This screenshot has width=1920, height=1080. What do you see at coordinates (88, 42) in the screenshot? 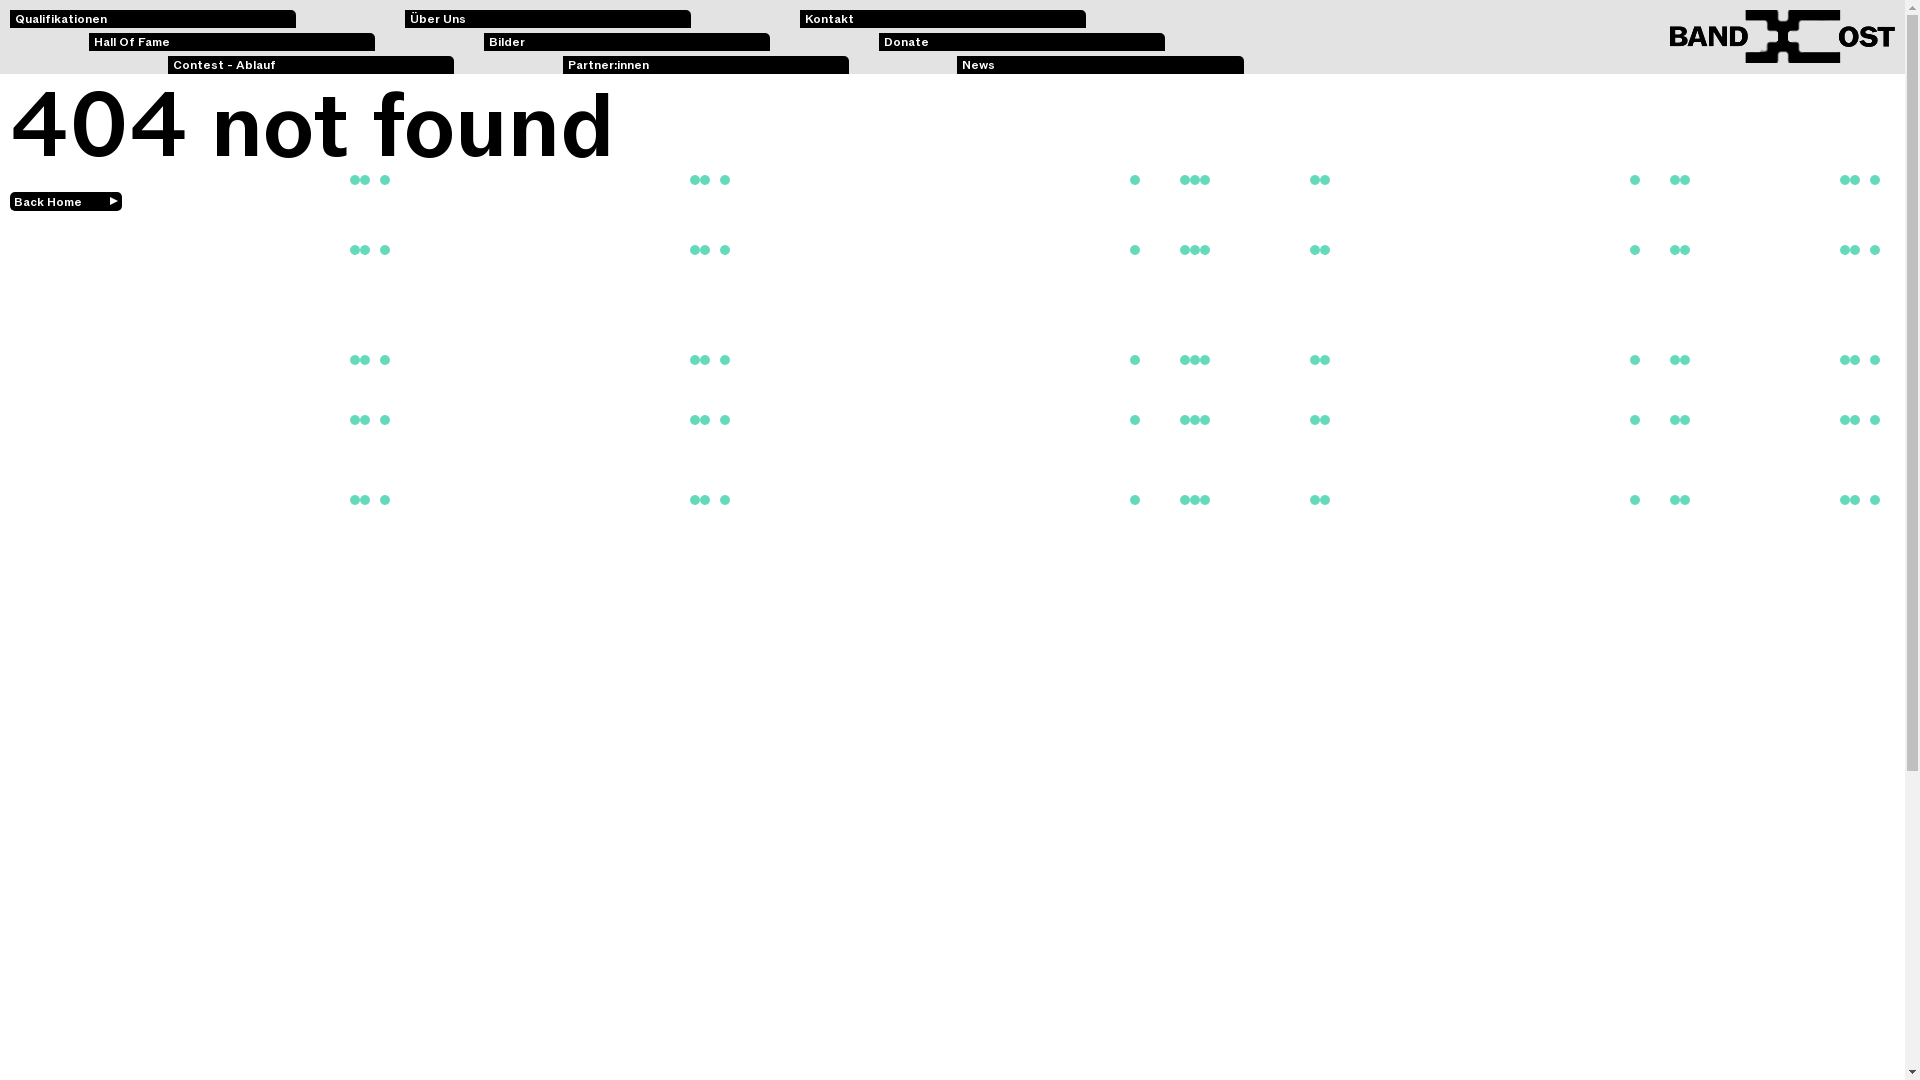
I see `'Hall Of Fame'` at bounding box center [88, 42].